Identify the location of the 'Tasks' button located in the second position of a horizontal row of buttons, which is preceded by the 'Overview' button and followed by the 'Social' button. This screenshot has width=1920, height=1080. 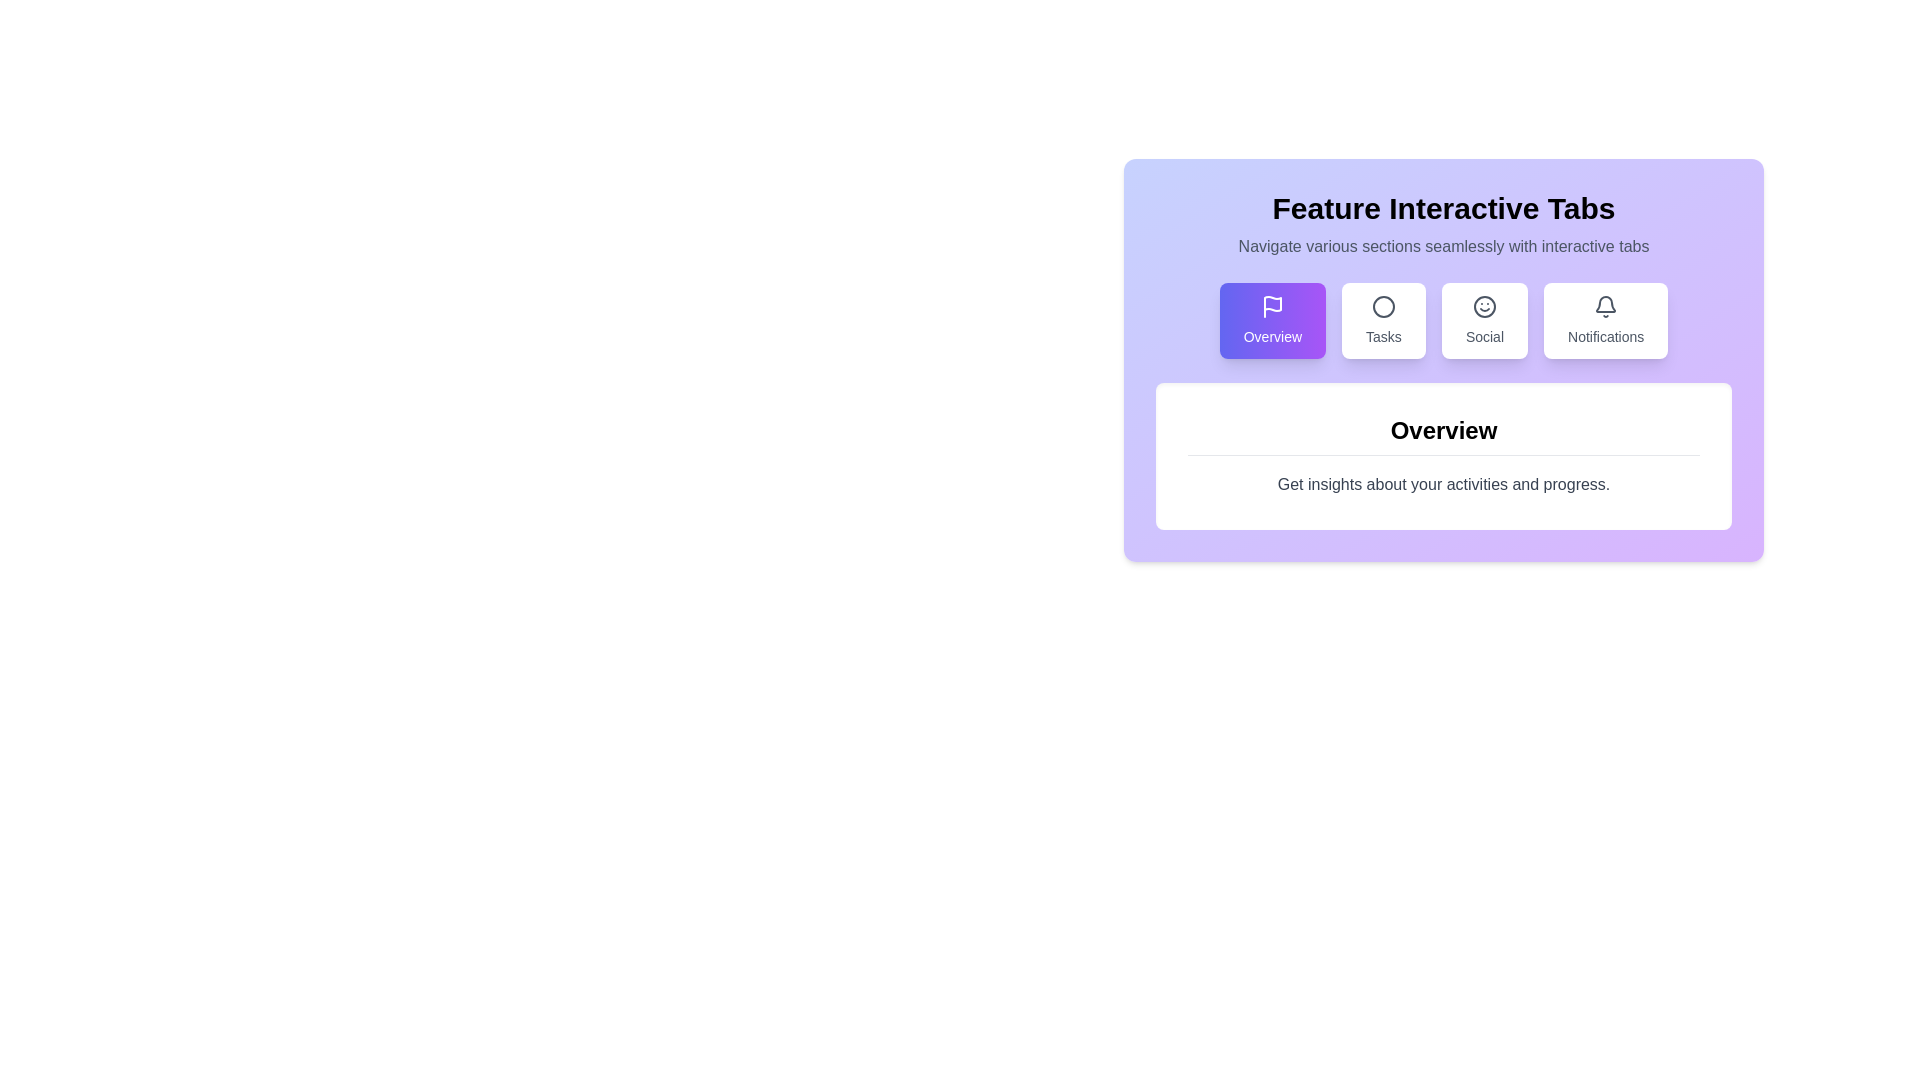
(1382, 319).